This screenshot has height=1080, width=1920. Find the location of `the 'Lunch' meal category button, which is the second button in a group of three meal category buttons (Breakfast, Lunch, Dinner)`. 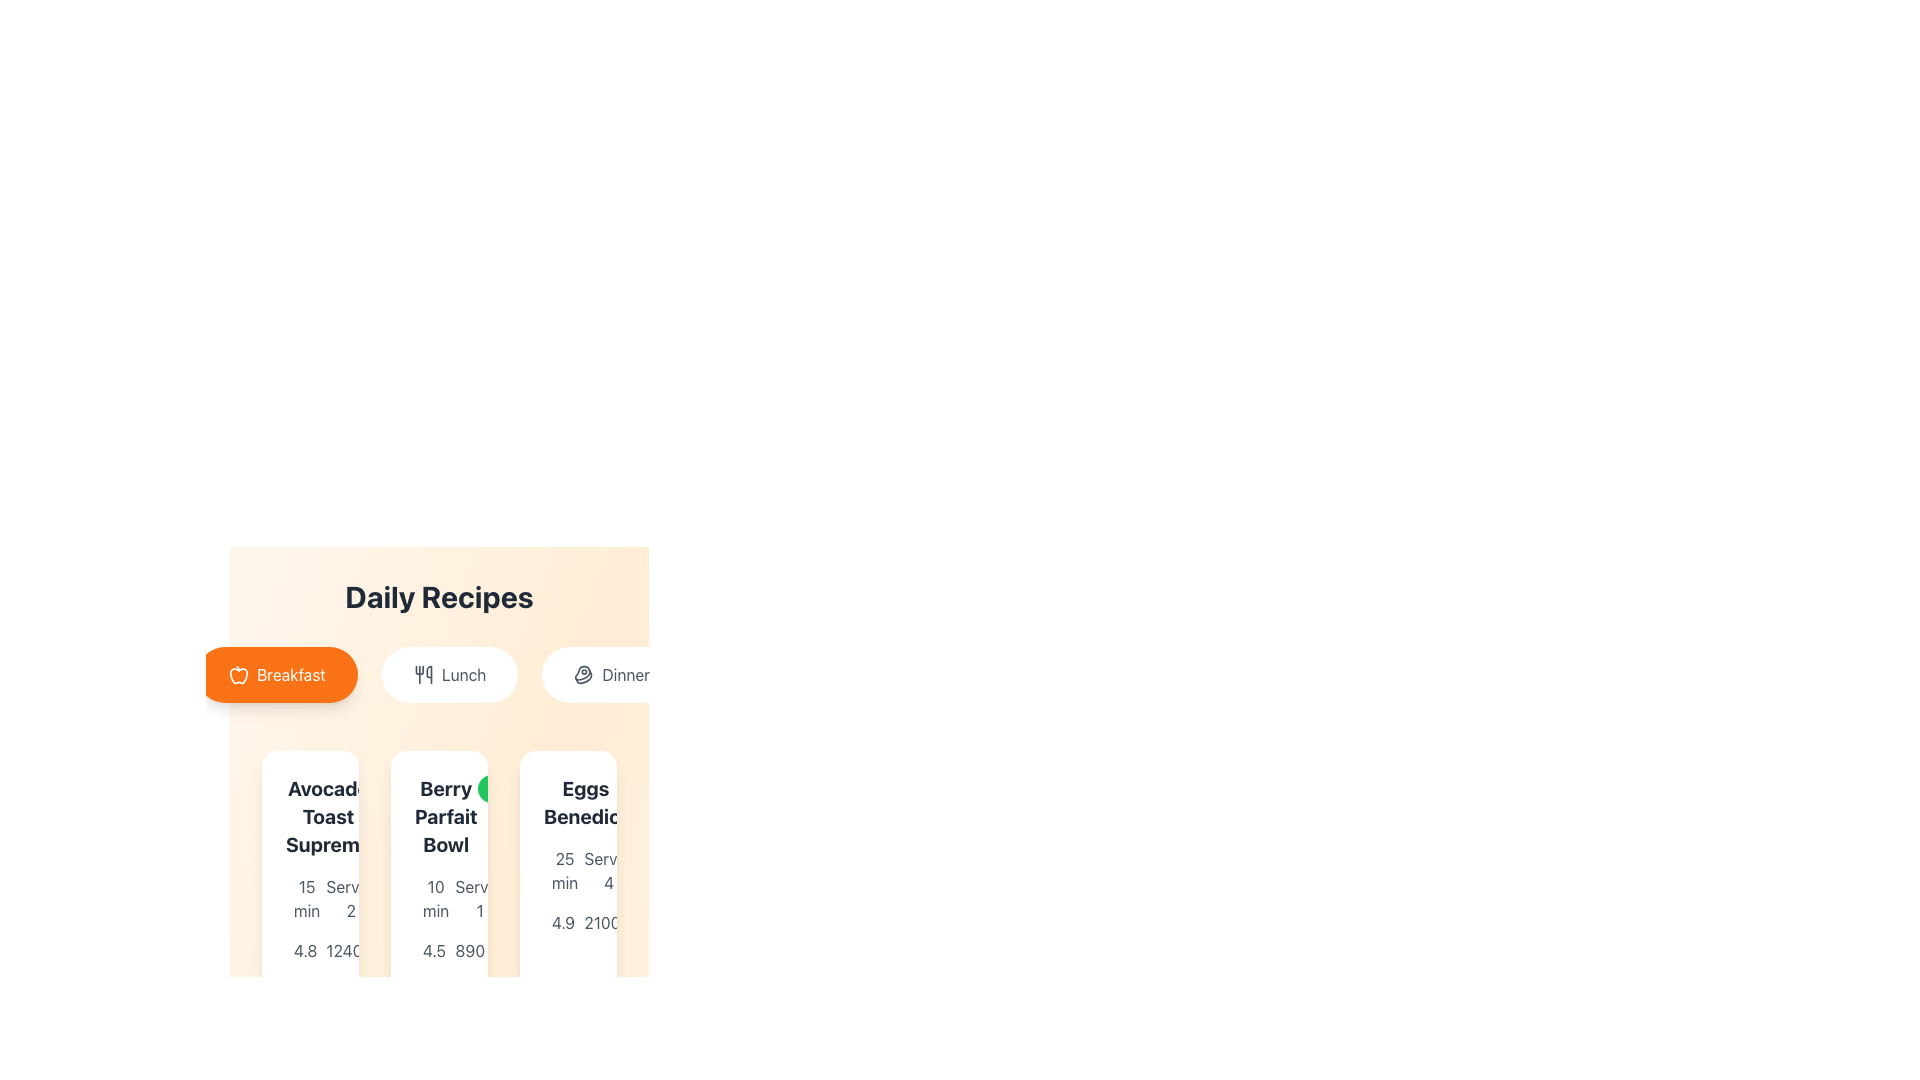

the 'Lunch' meal category button, which is the second button in a group of three meal category buttons (Breakfast, Lunch, Dinner) is located at coordinates (449, 675).